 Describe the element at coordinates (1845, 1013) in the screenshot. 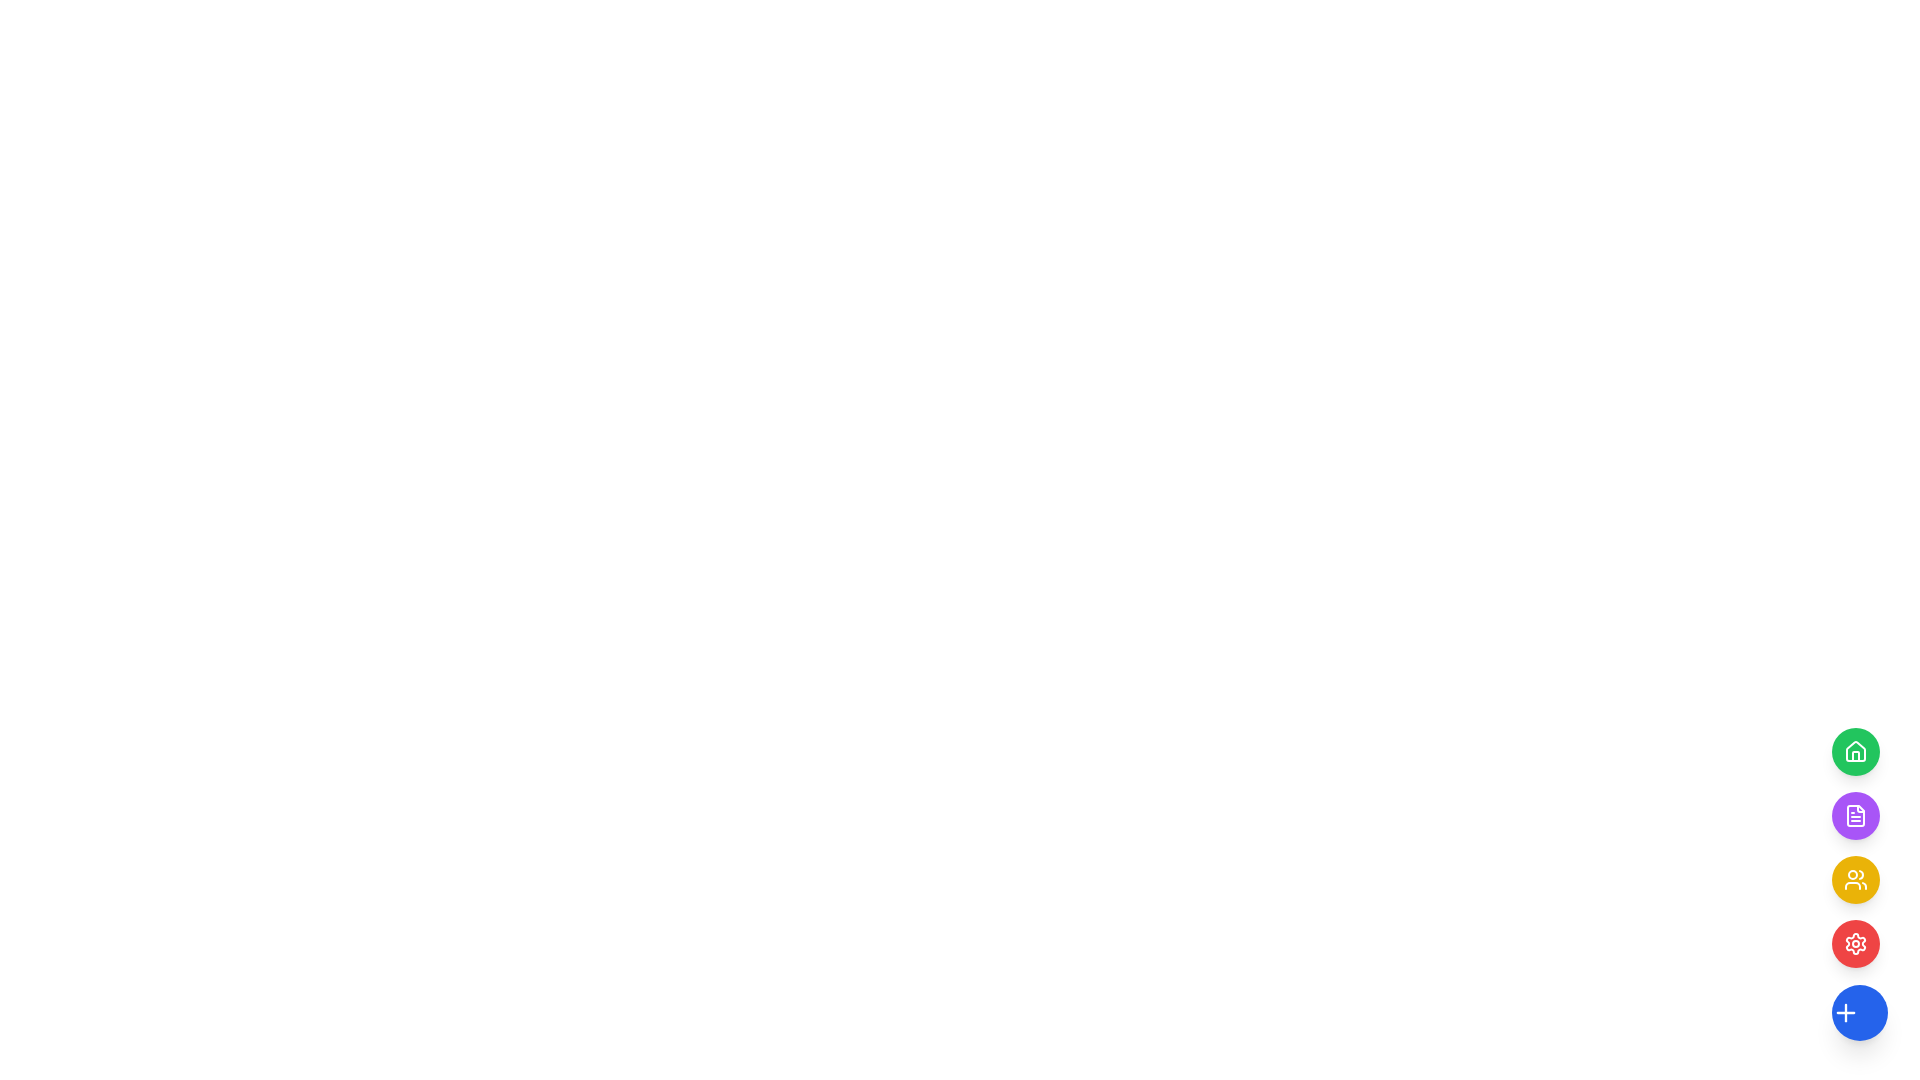

I see `the blue addition button located at the bottom of a vertical stack of circular icons aligned to the right side of the user interface` at that location.